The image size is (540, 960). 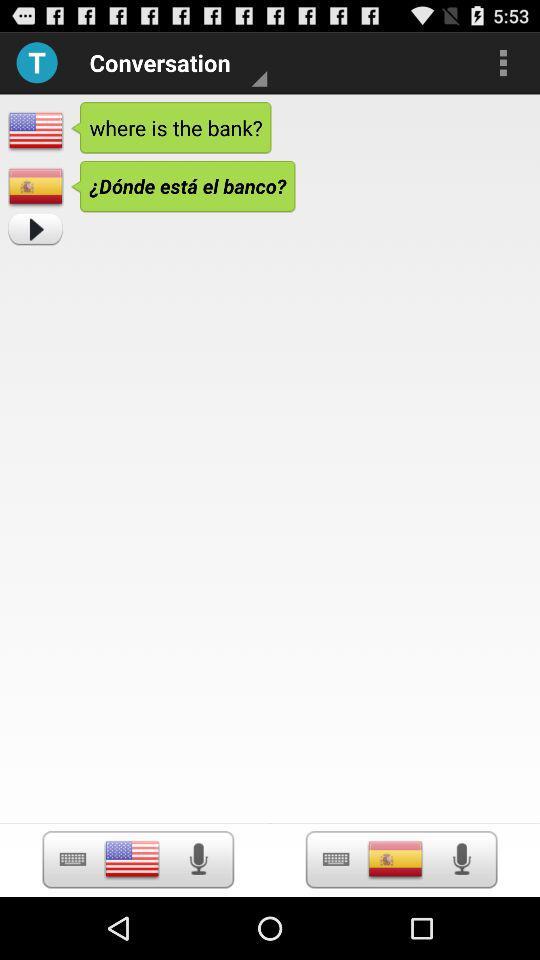 I want to click on language selection option, so click(x=132, y=858).